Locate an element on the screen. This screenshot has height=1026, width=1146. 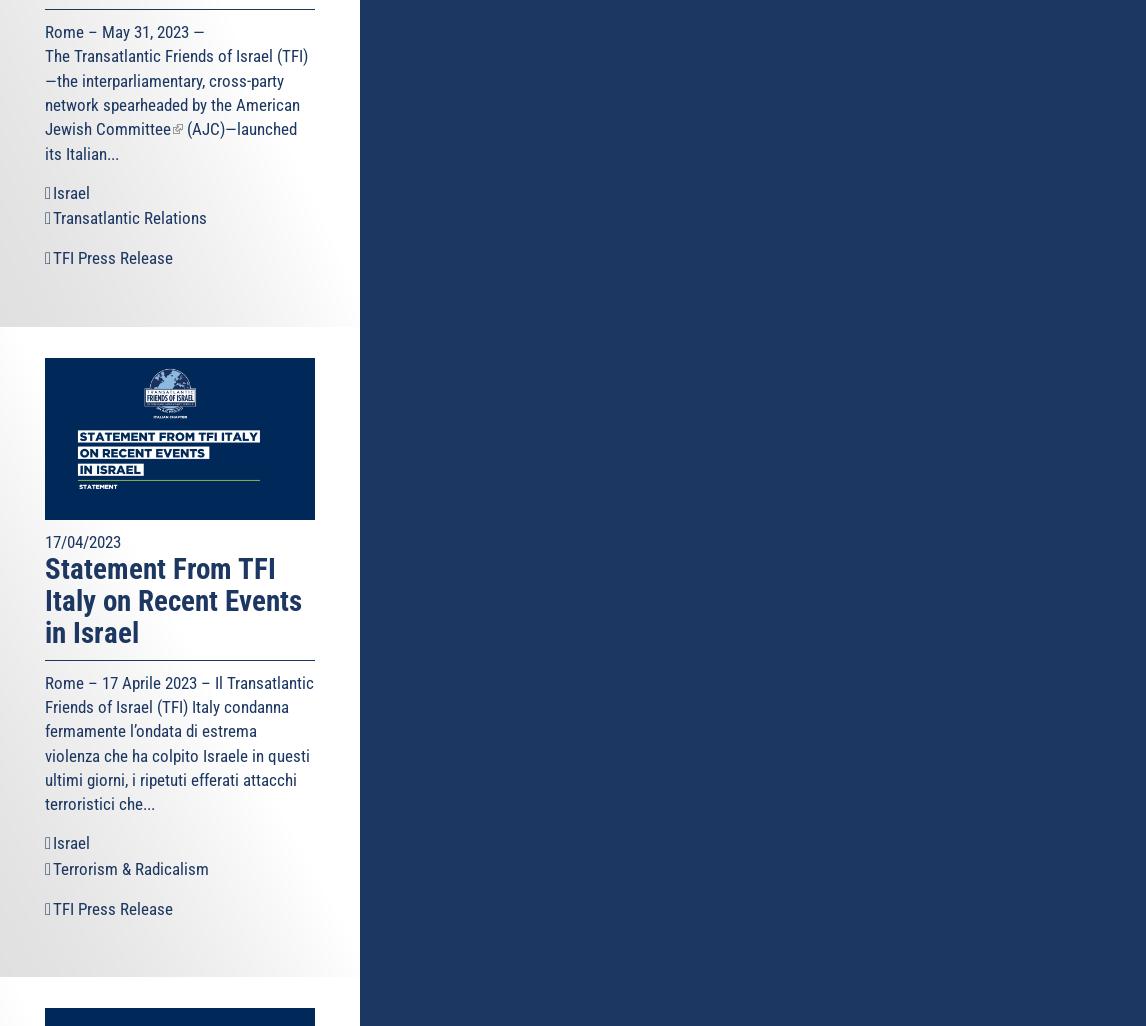
'Rome – May 31, 2023 — The' is located at coordinates (125, 44).